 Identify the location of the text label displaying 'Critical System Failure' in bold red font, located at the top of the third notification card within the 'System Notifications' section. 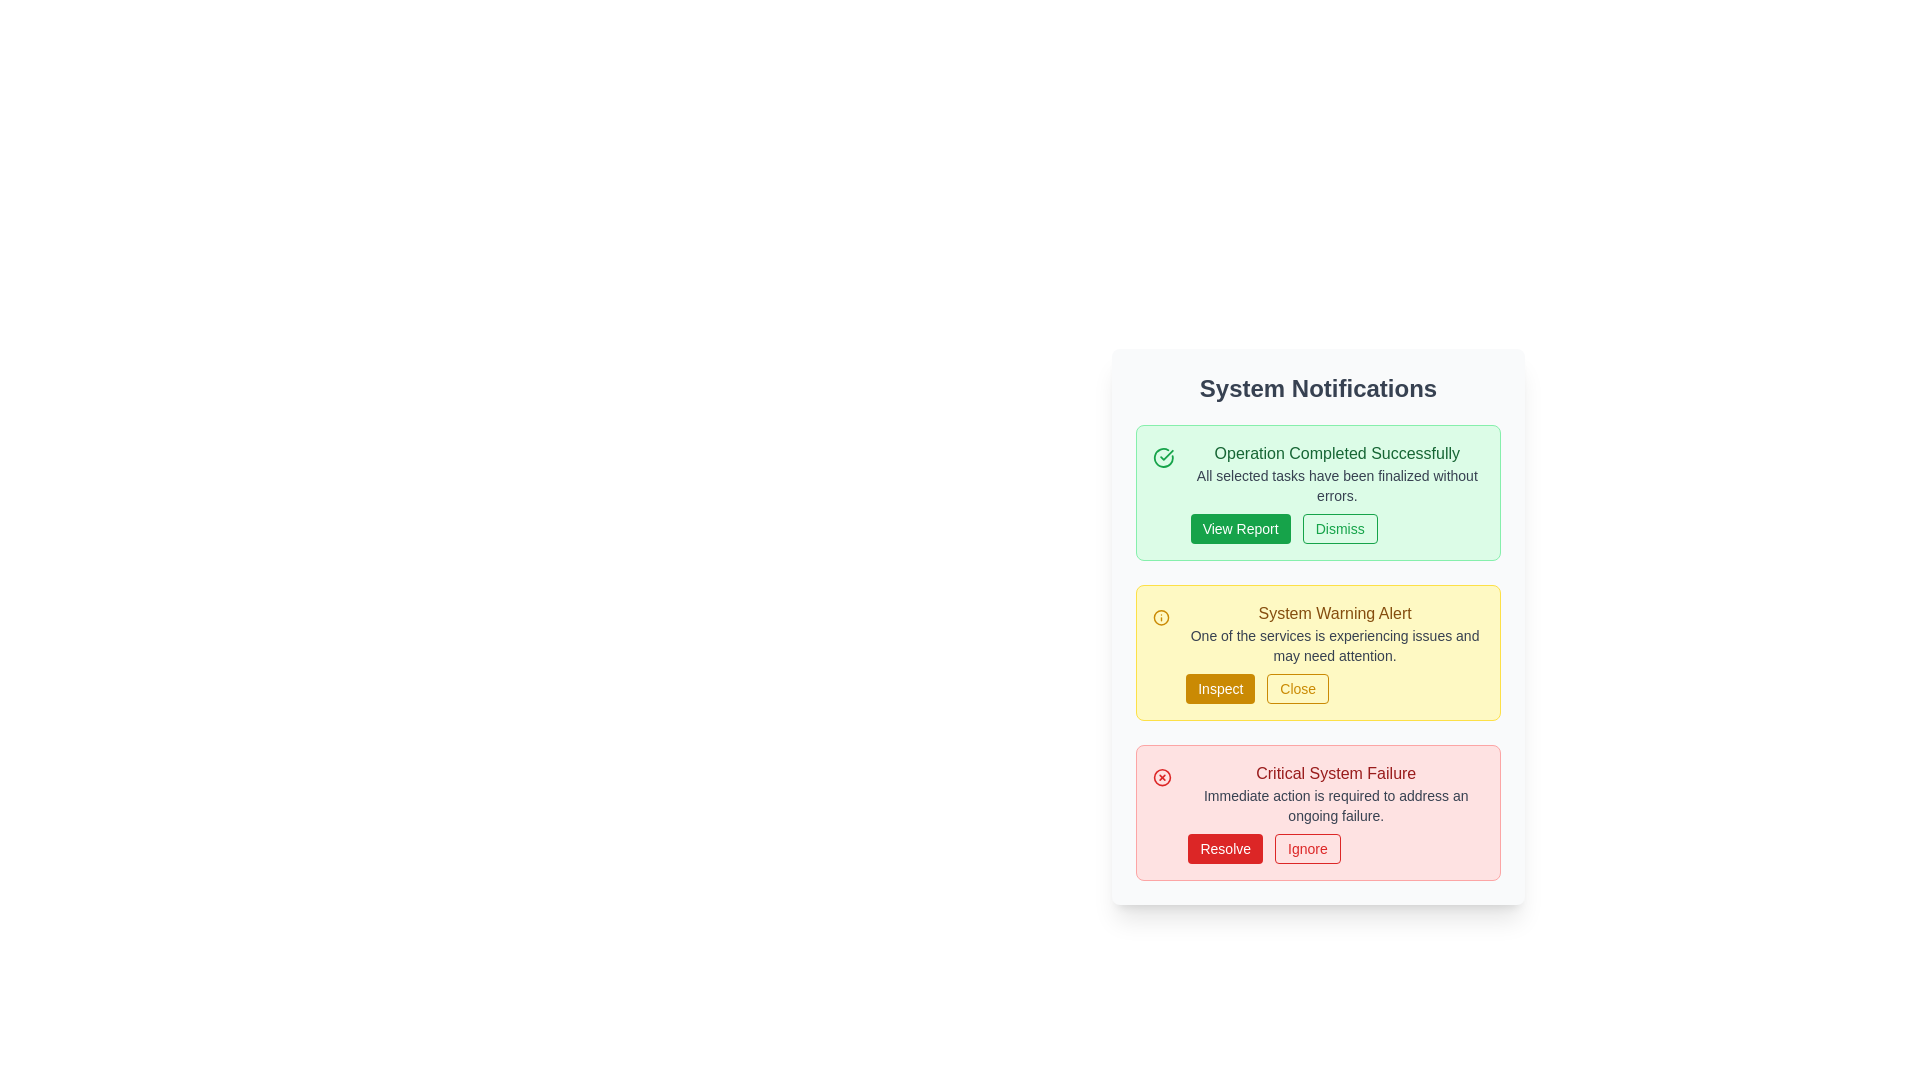
(1336, 773).